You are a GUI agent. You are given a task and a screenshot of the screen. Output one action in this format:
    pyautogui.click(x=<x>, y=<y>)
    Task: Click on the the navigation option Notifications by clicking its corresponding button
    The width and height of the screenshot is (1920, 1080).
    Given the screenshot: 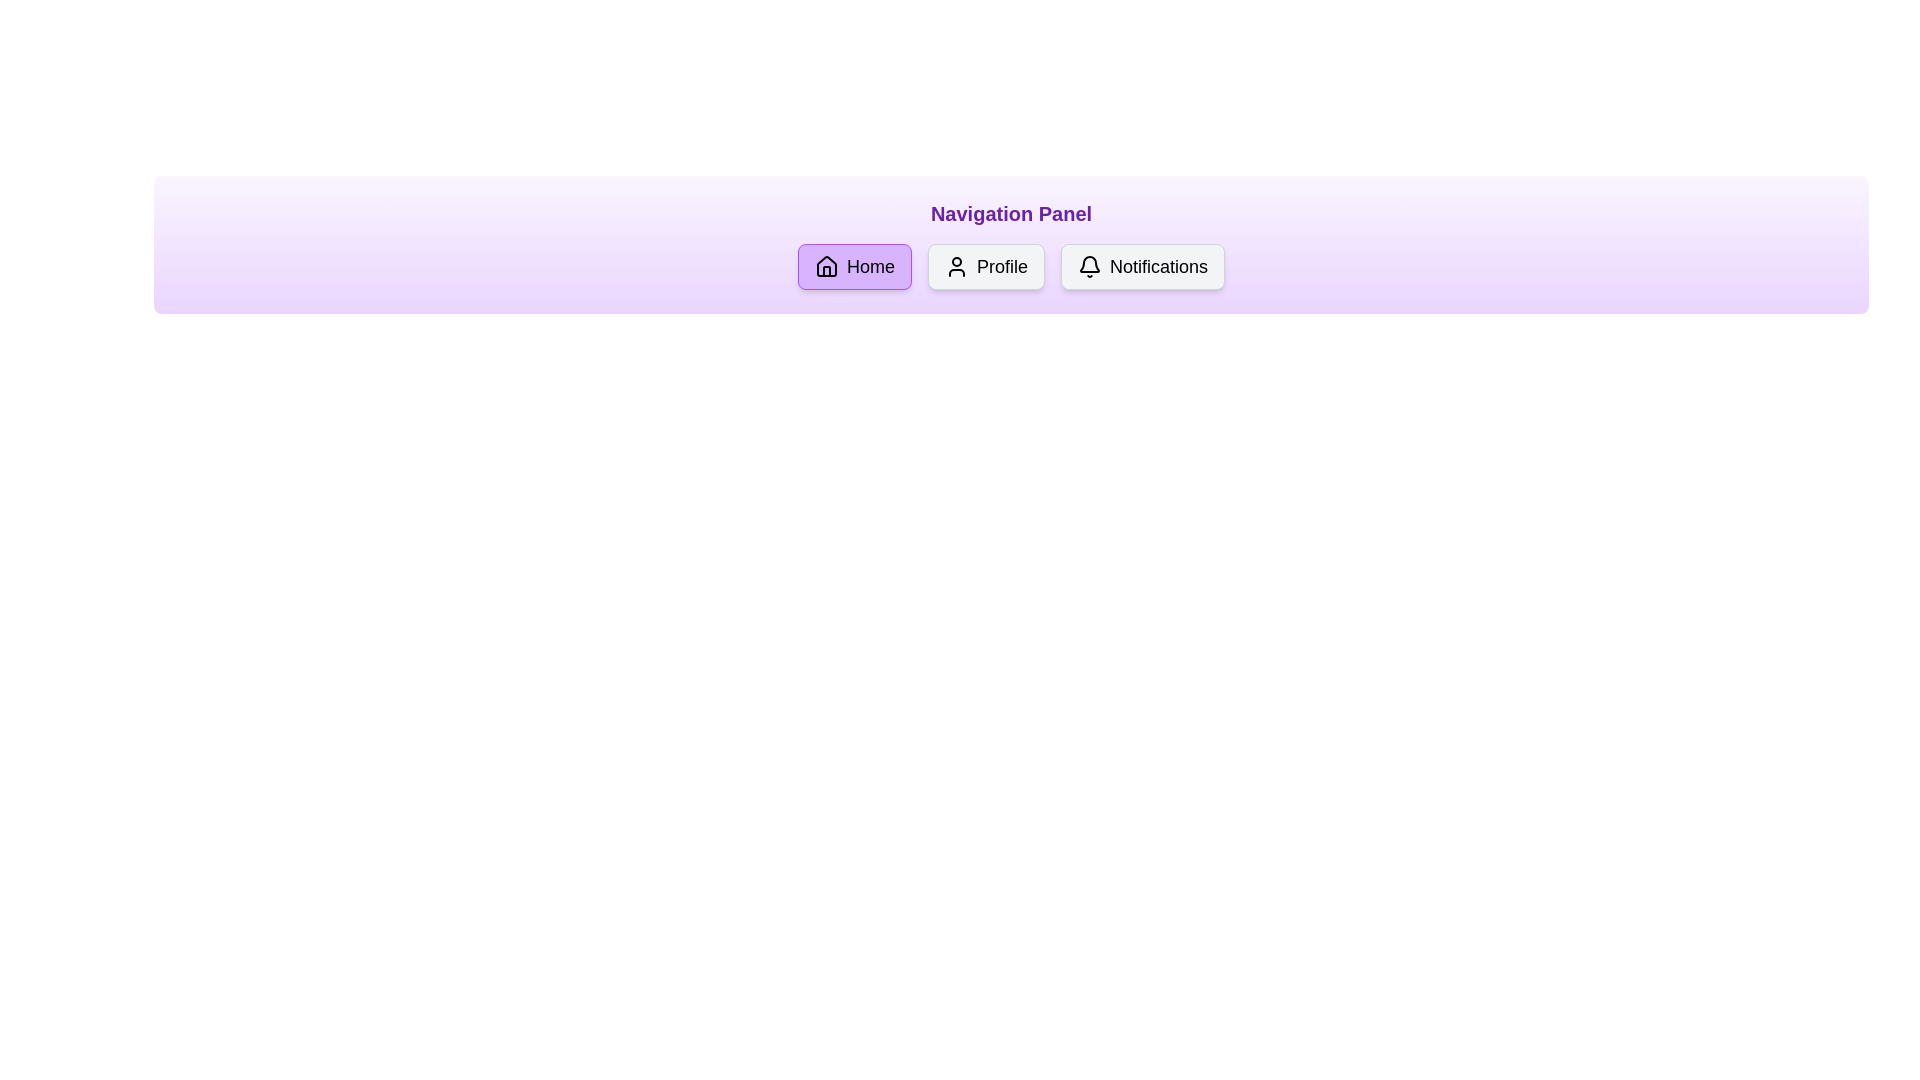 What is the action you would take?
    pyautogui.click(x=1142, y=265)
    